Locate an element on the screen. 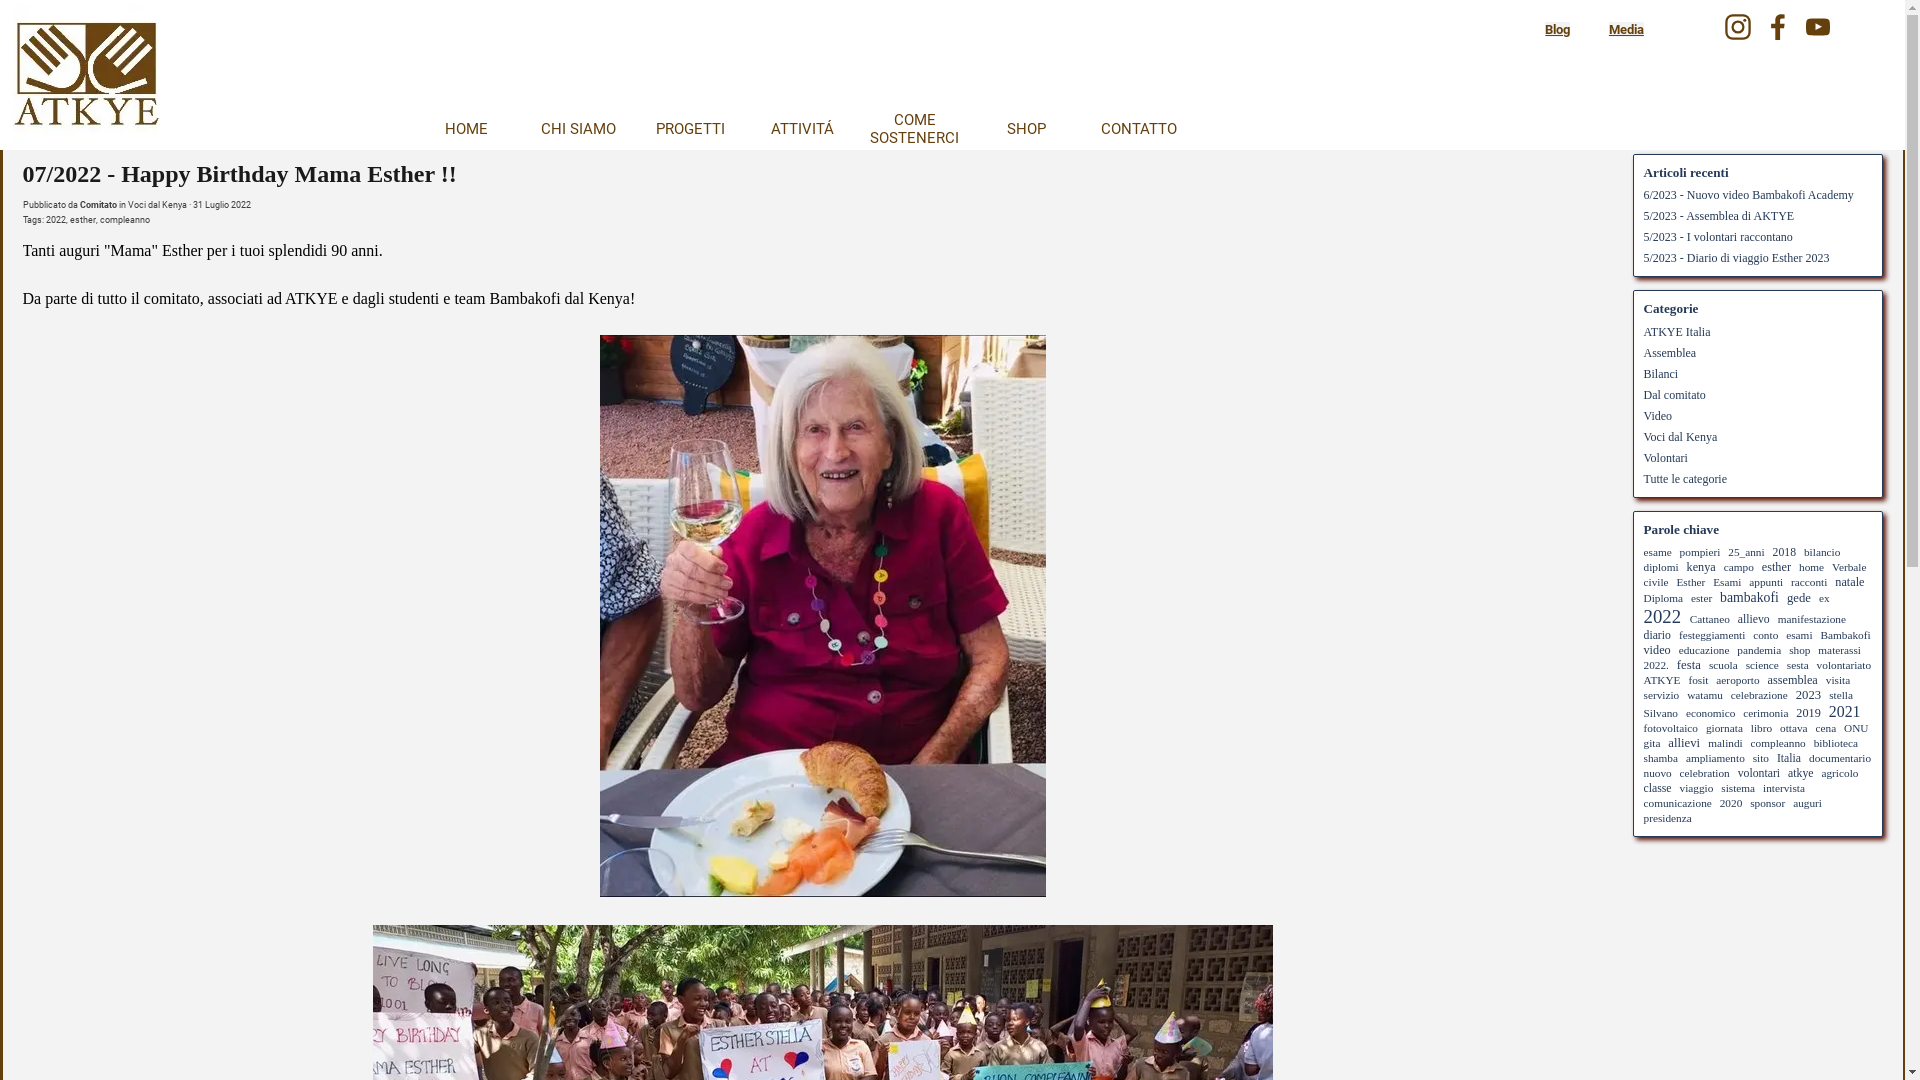 This screenshot has height=1080, width=1920. 'shamba' is located at coordinates (1660, 758).